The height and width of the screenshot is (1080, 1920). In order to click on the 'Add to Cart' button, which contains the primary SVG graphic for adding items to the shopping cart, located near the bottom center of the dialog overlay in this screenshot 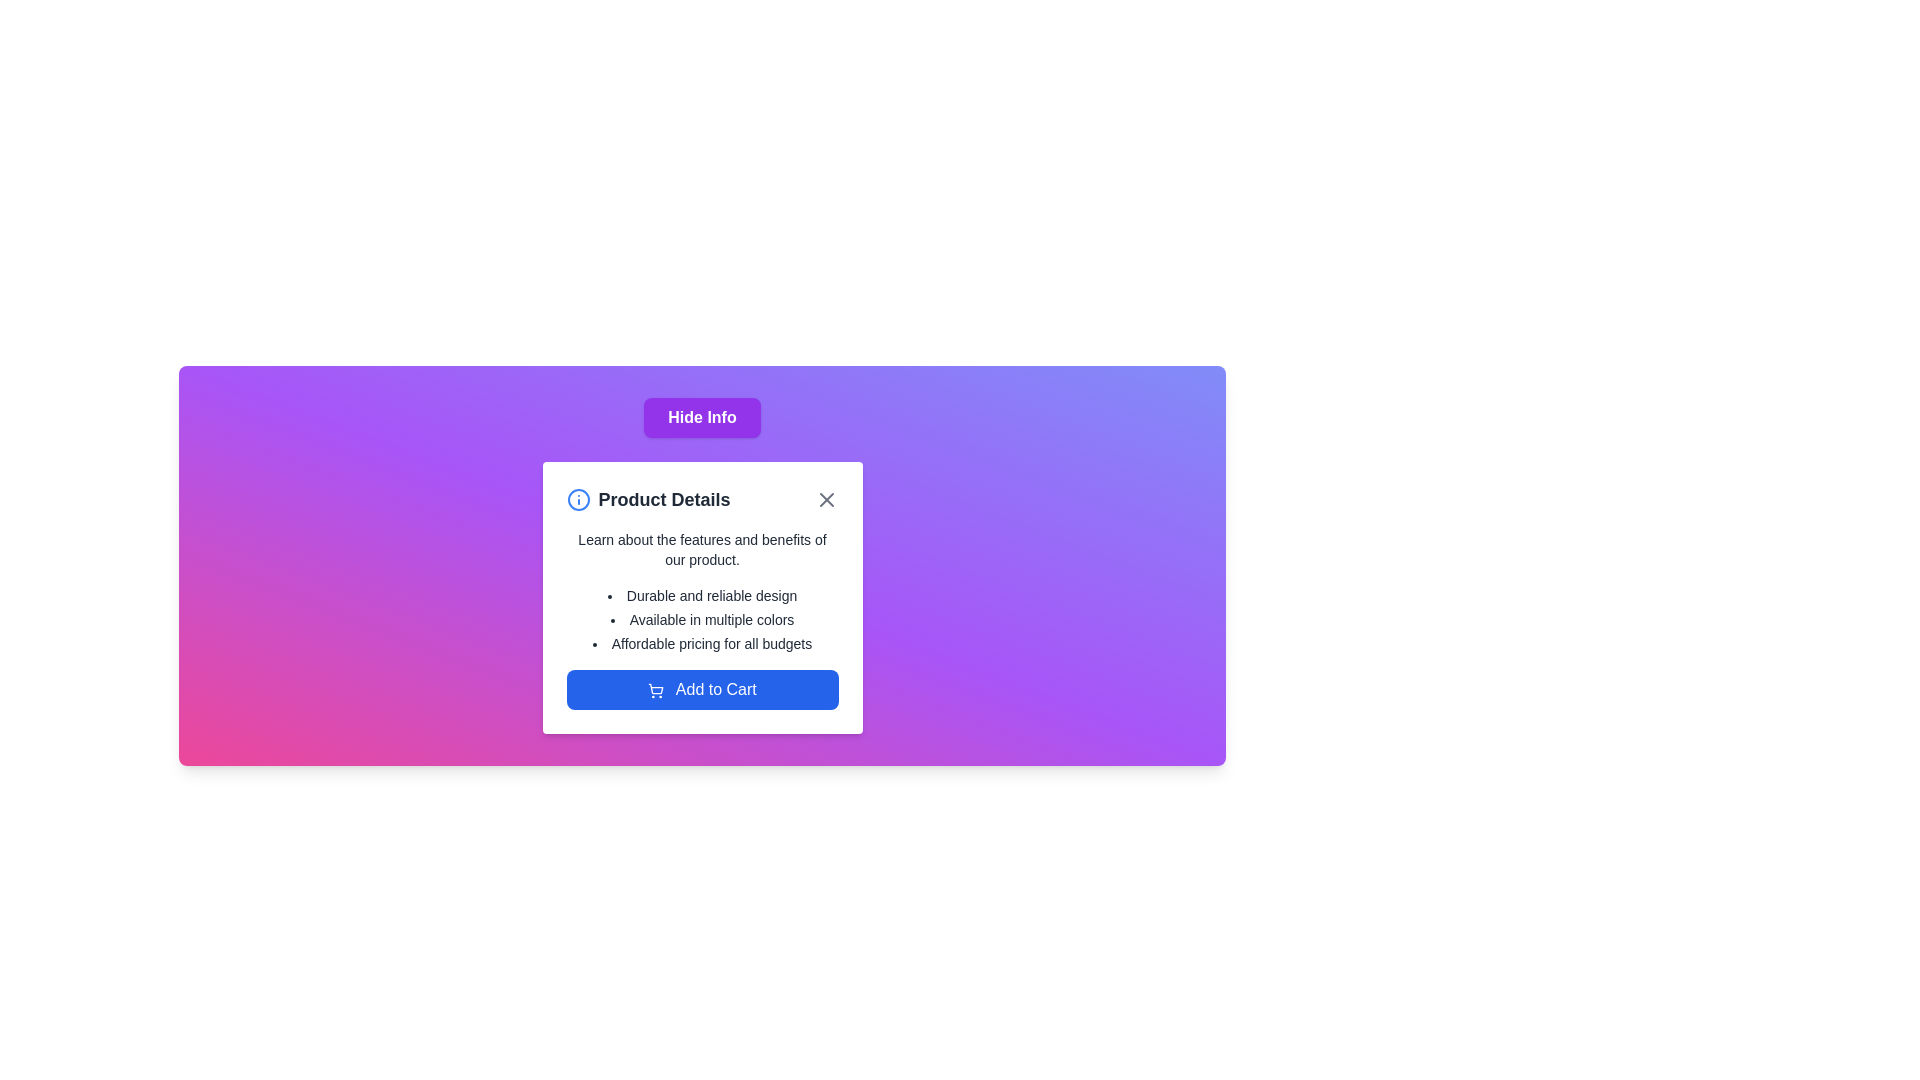, I will do `click(656, 687)`.